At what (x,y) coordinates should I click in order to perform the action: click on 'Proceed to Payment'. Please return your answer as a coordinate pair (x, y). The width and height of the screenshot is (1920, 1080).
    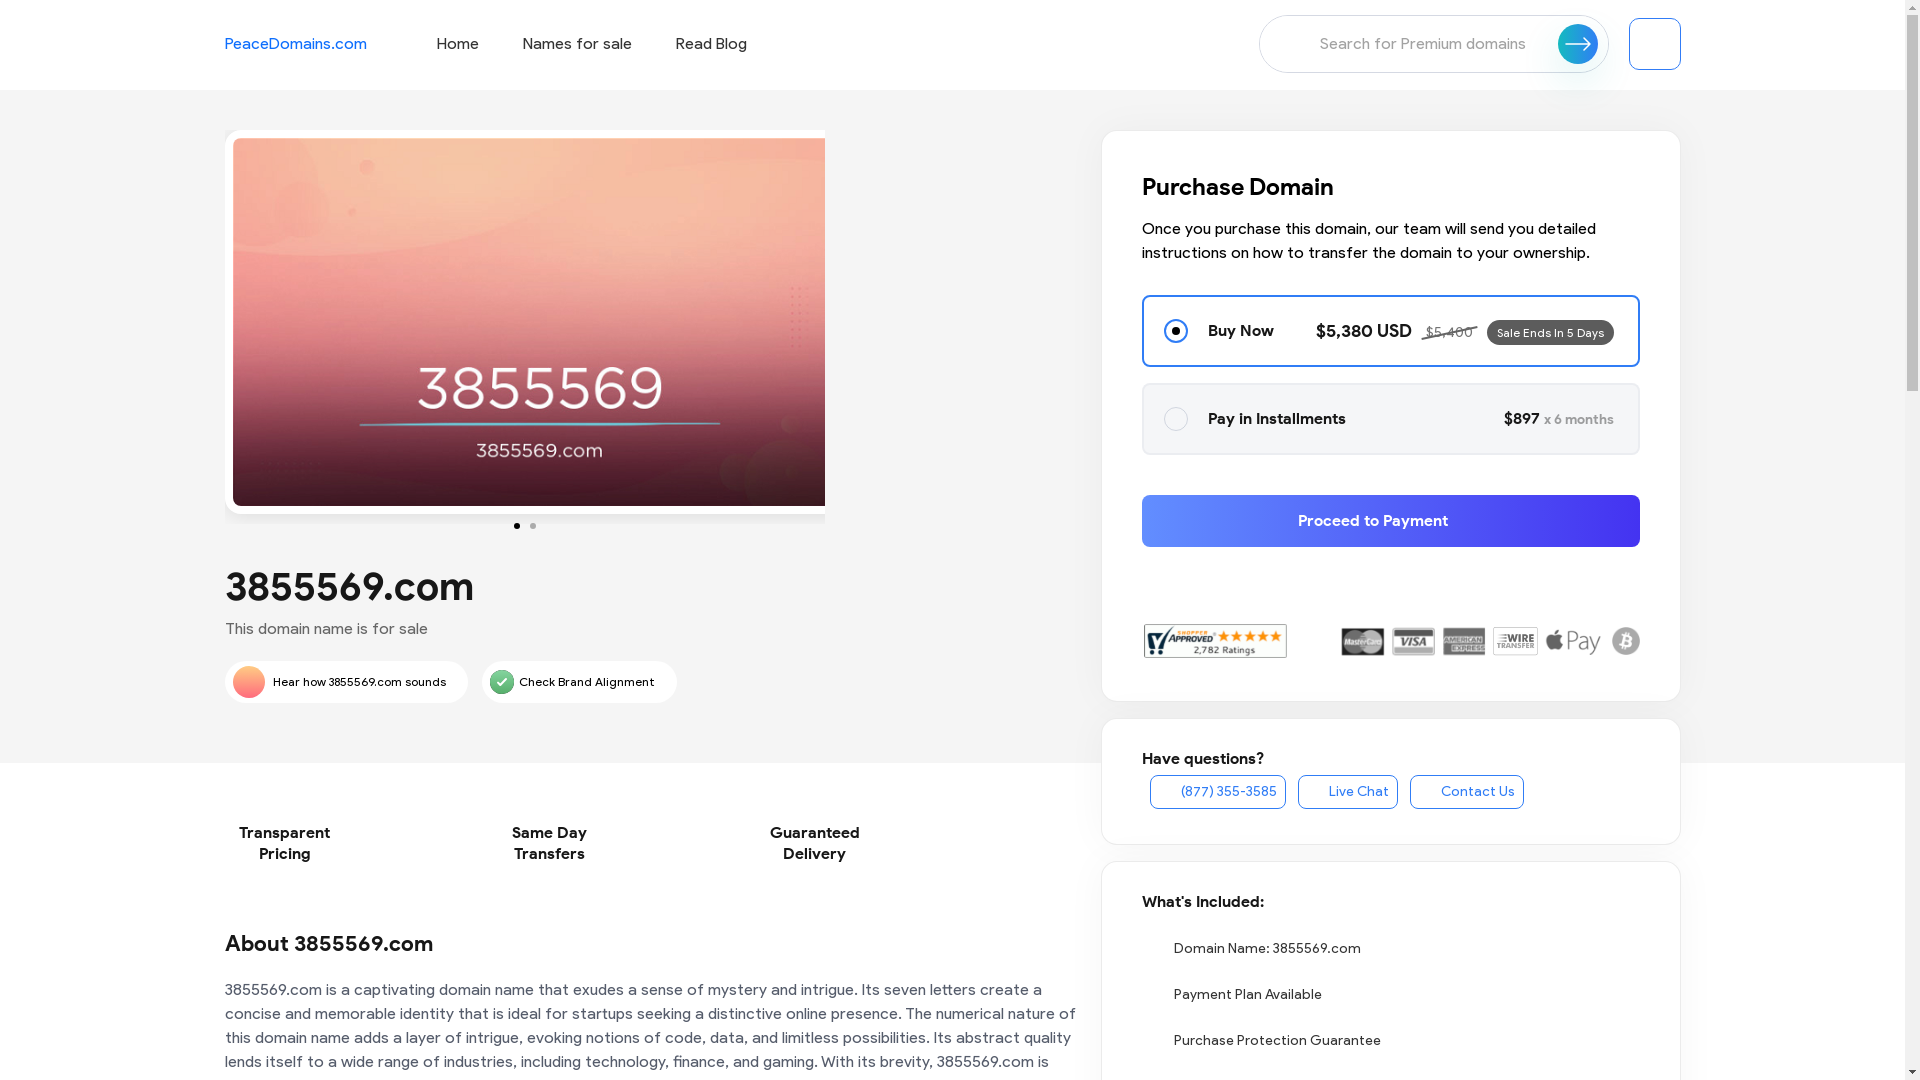
    Looking at the image, I should click on (1390, 519).